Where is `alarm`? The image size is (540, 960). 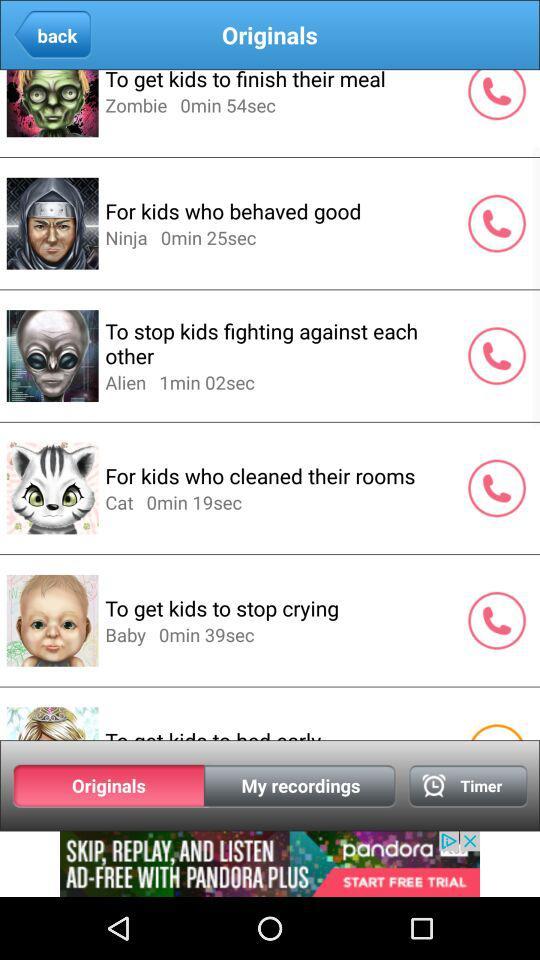 alarm is located at coordinates (468, 785).